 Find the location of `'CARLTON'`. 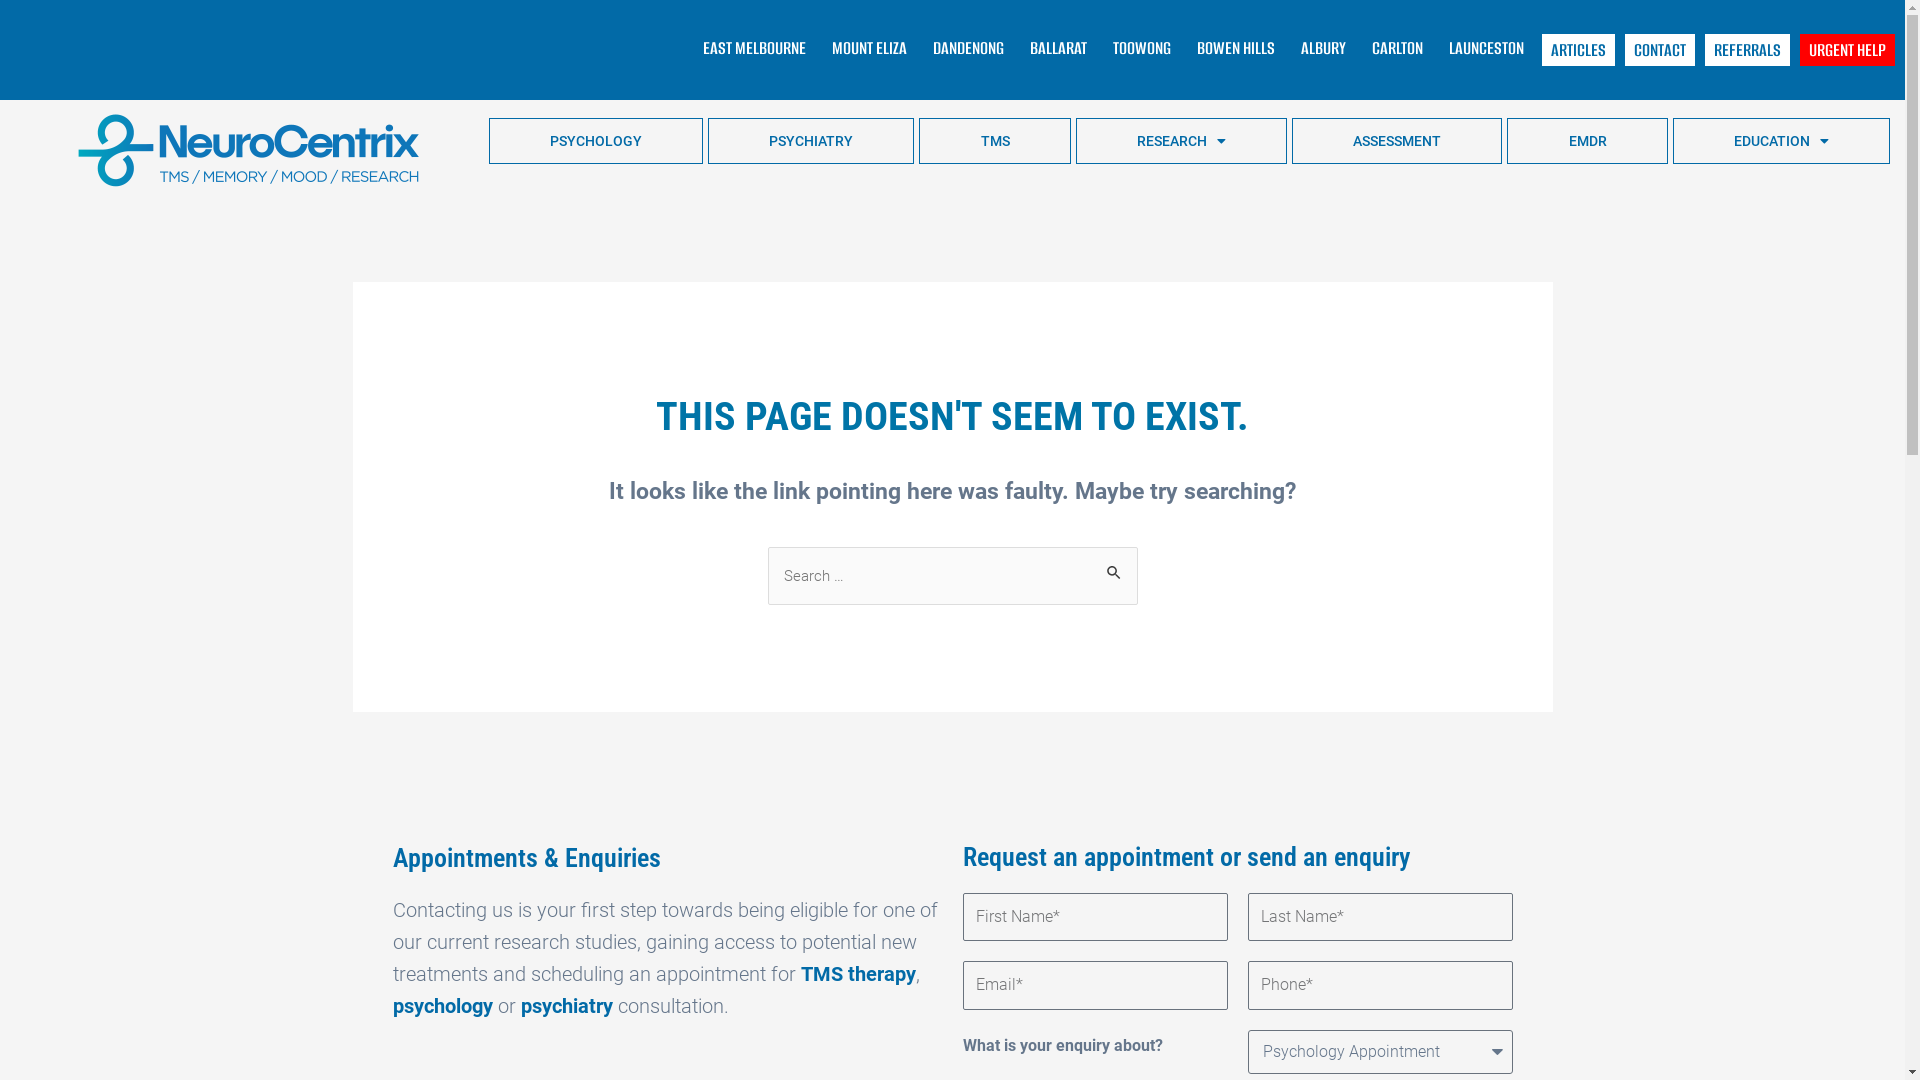

'CARLTON' is located at coordinates (1396, 46).